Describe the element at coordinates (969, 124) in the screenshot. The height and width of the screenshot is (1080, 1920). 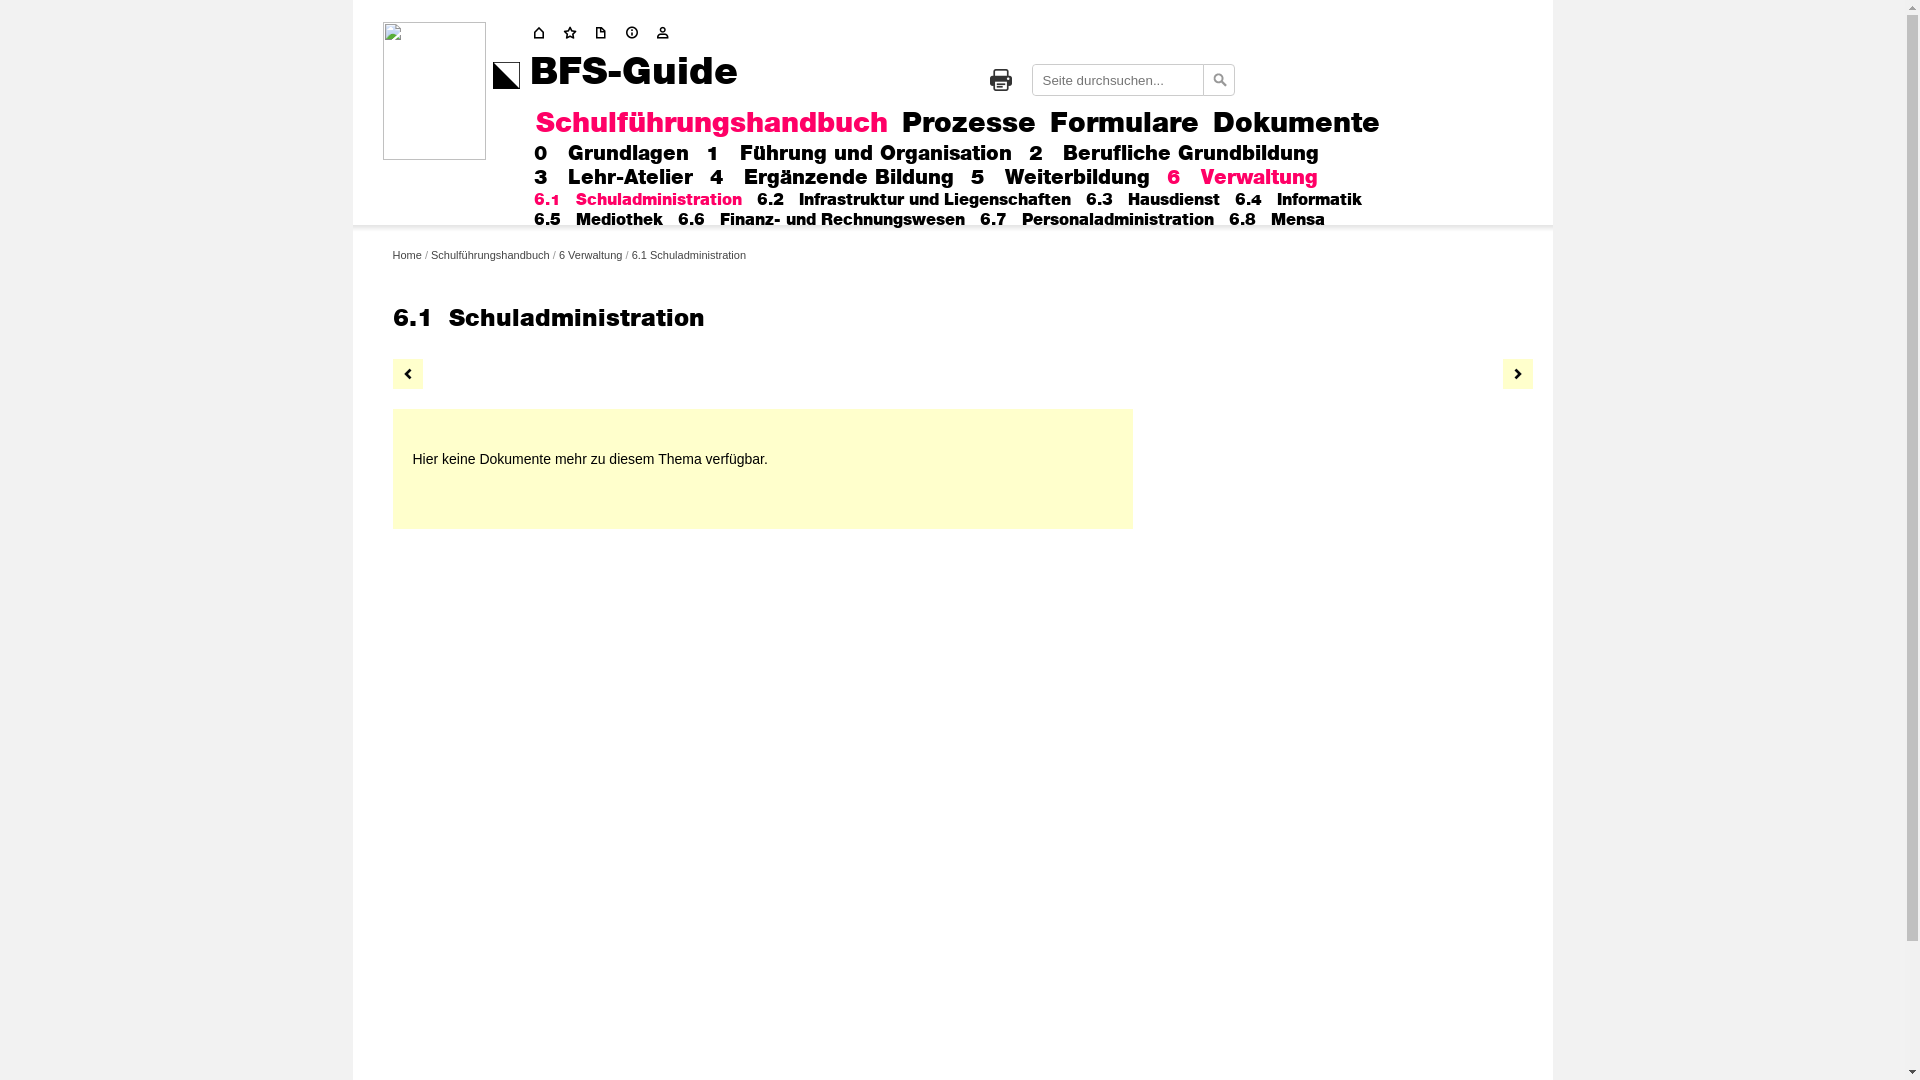
I see `'Prozesse'` at that location.